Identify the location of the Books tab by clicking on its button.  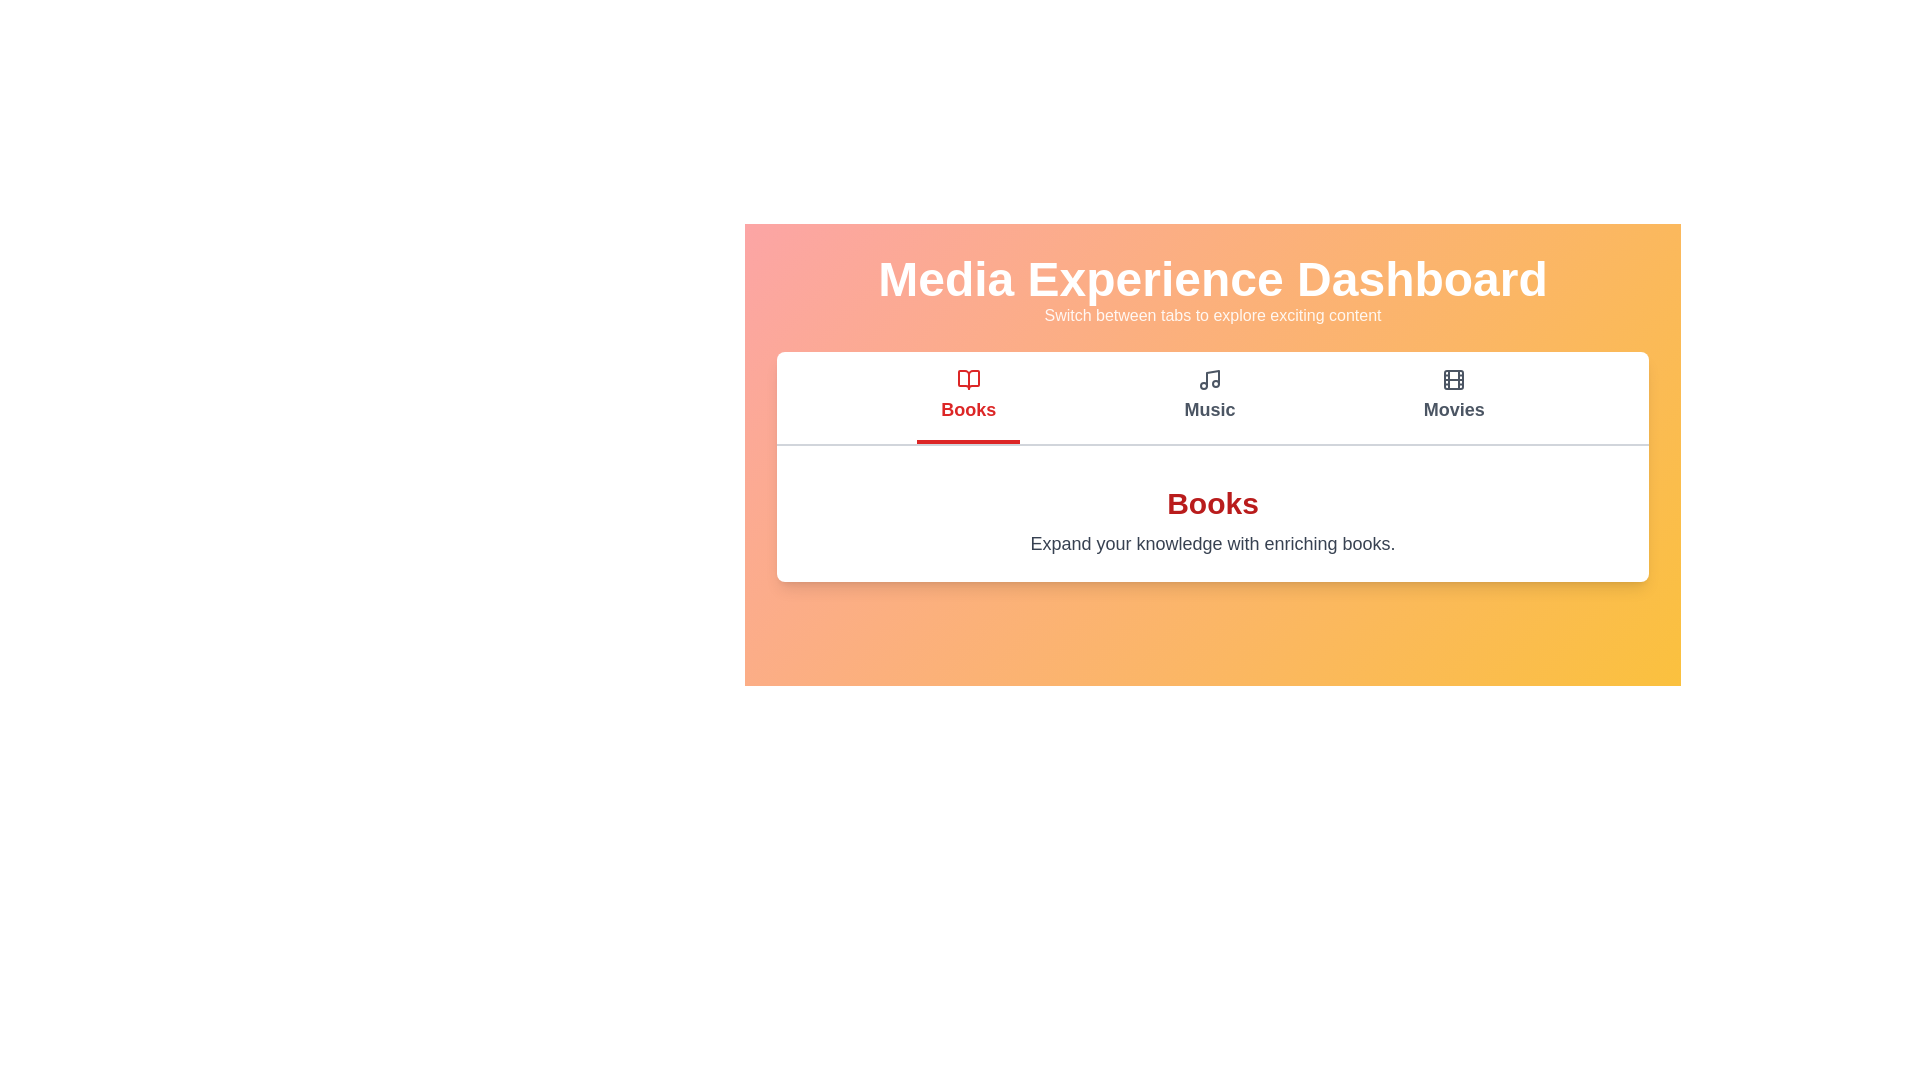
(968, 397).